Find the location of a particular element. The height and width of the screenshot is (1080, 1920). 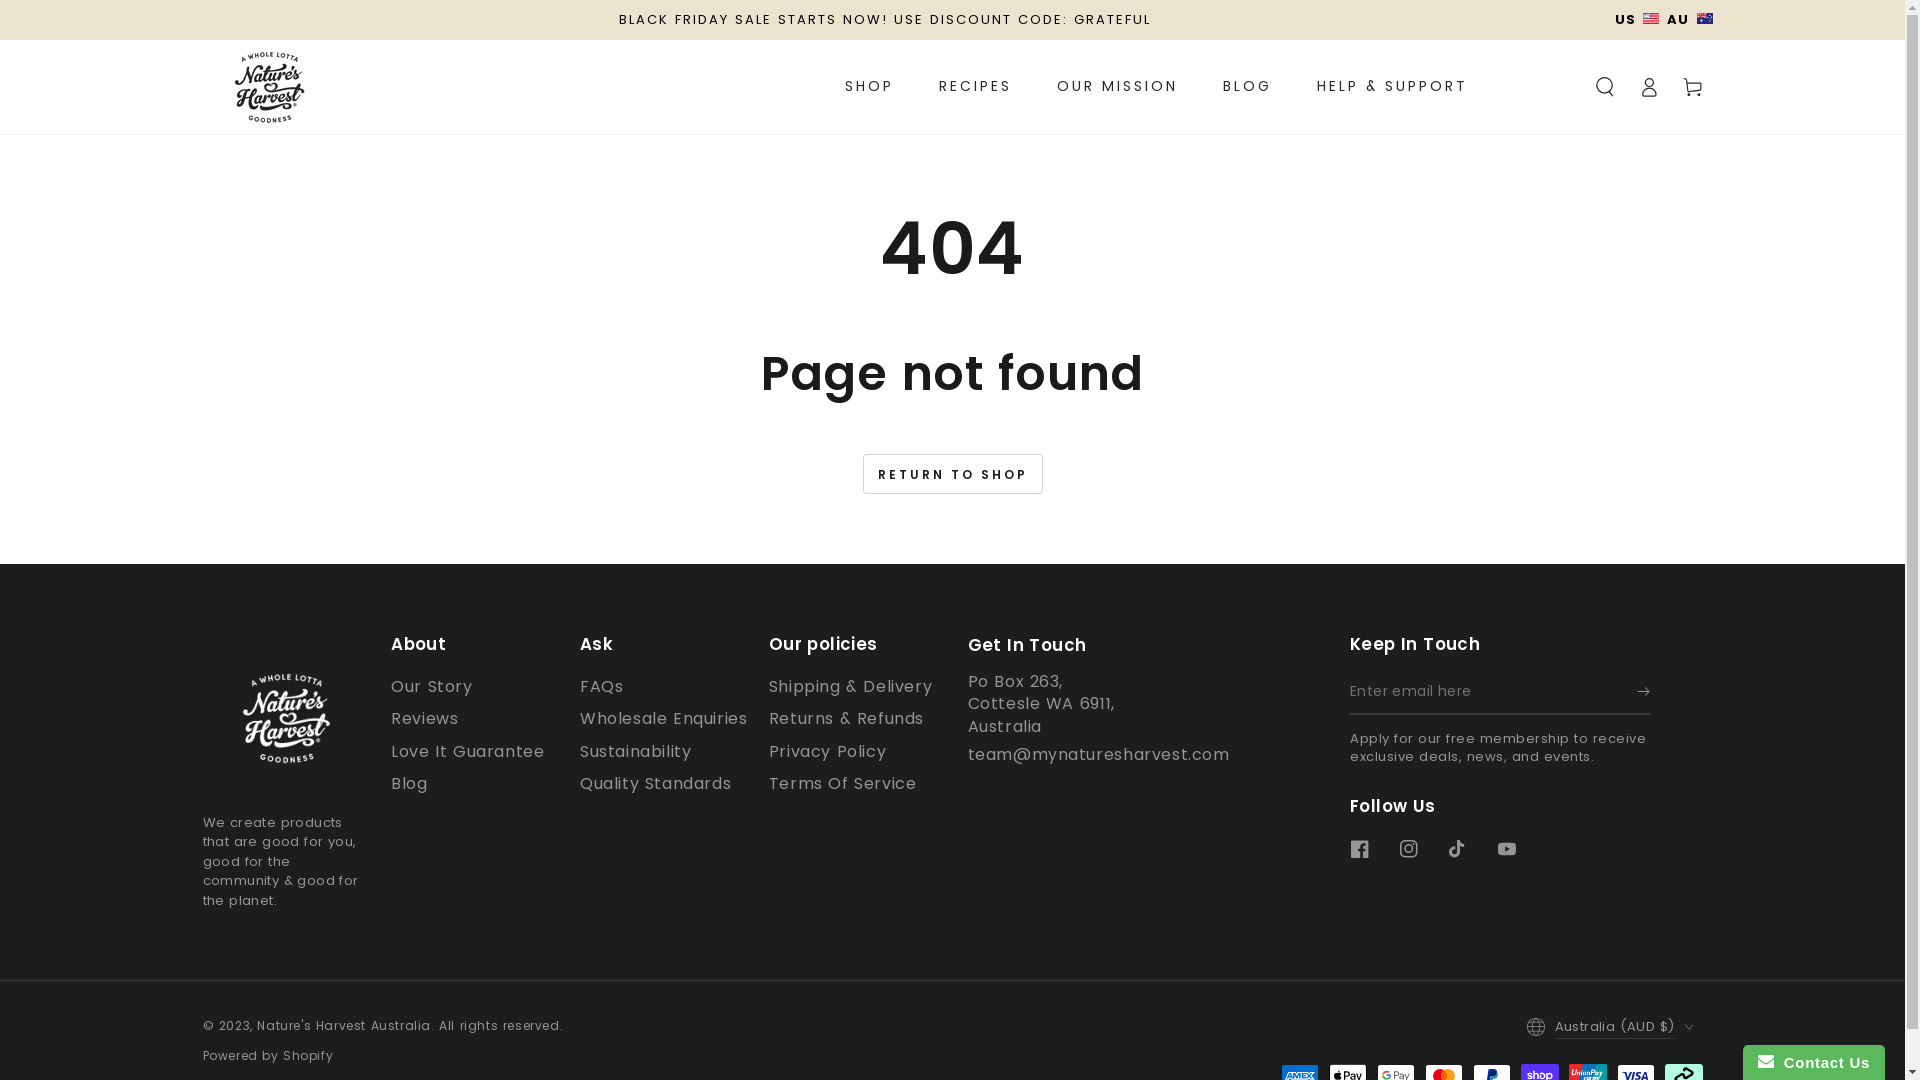

'BLOG' is located at coordinates (1246, 85).